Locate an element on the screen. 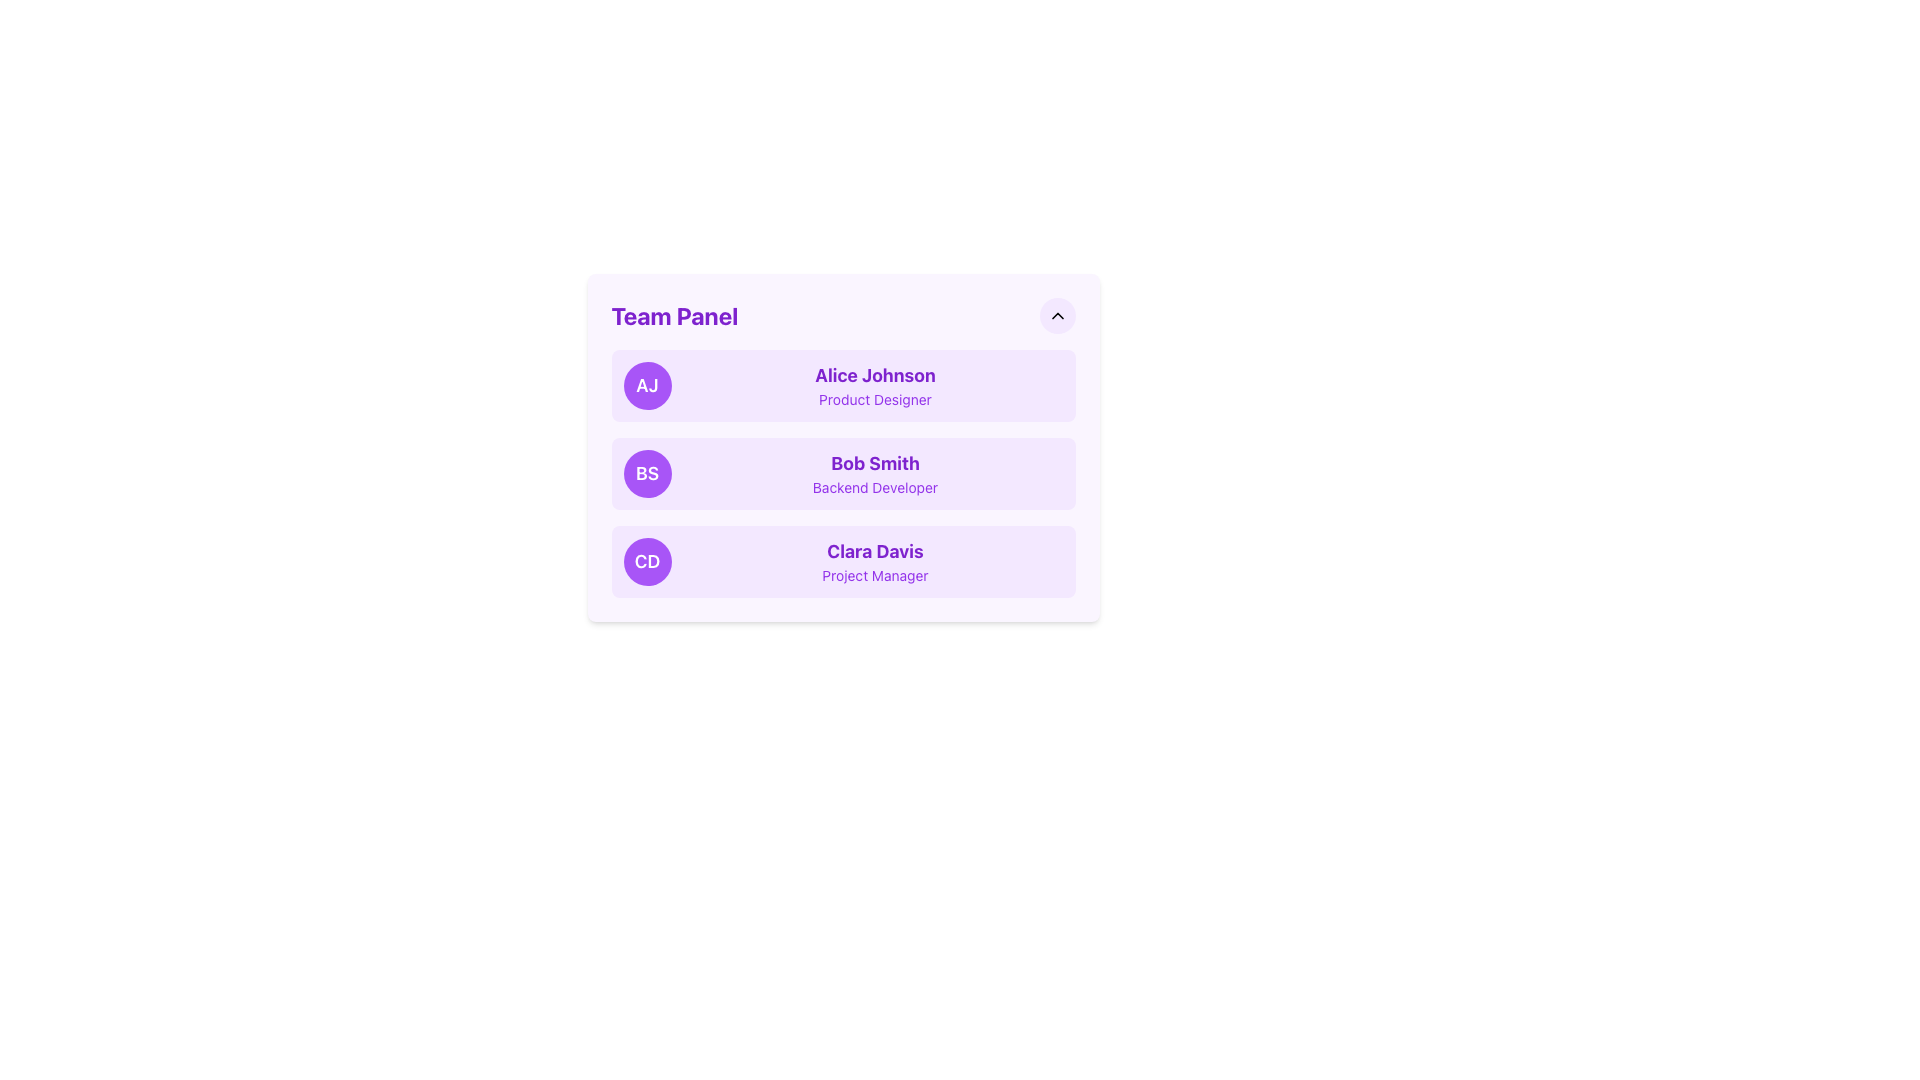 This screenshot has height=1080, width=1920. the text display element that shows the name and role of a team member is located at coordinates (875, 385).